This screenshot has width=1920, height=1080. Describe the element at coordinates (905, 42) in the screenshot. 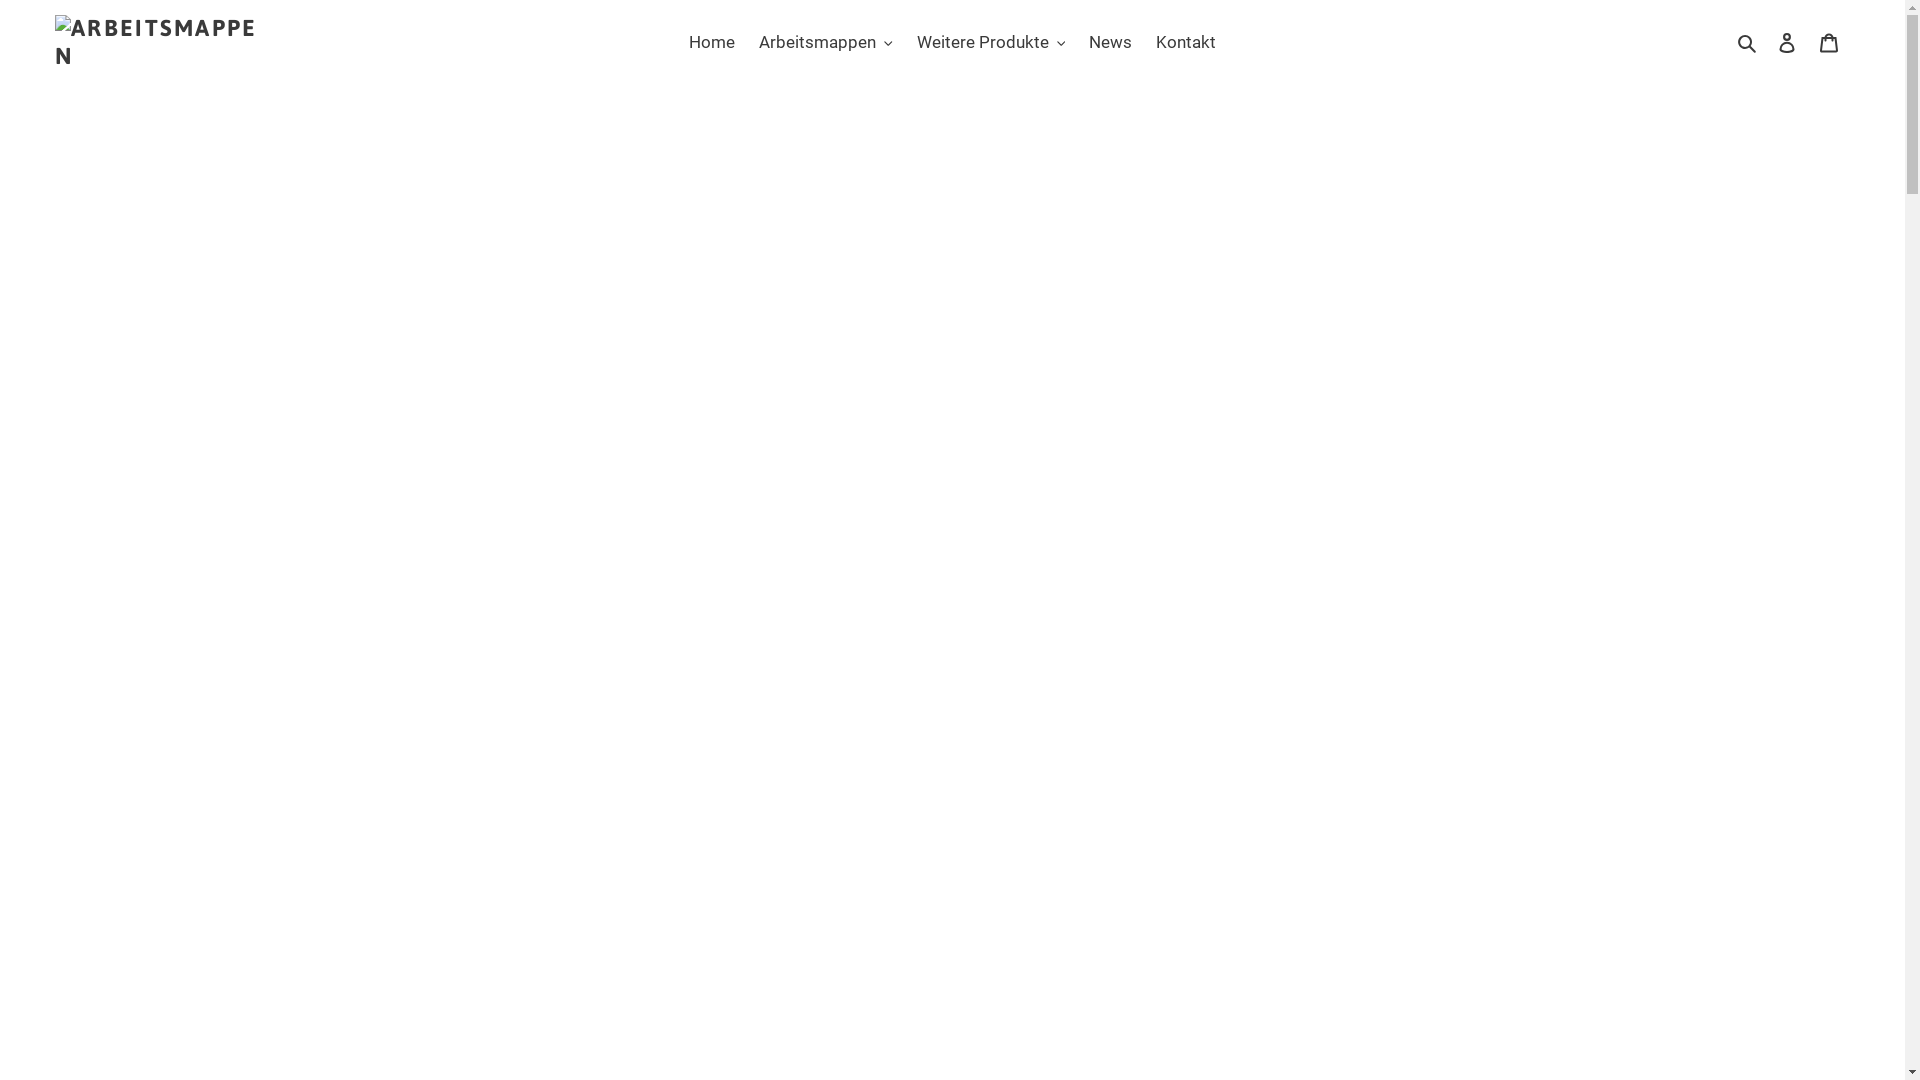

I see `'Weitere Produkte'` at that location.